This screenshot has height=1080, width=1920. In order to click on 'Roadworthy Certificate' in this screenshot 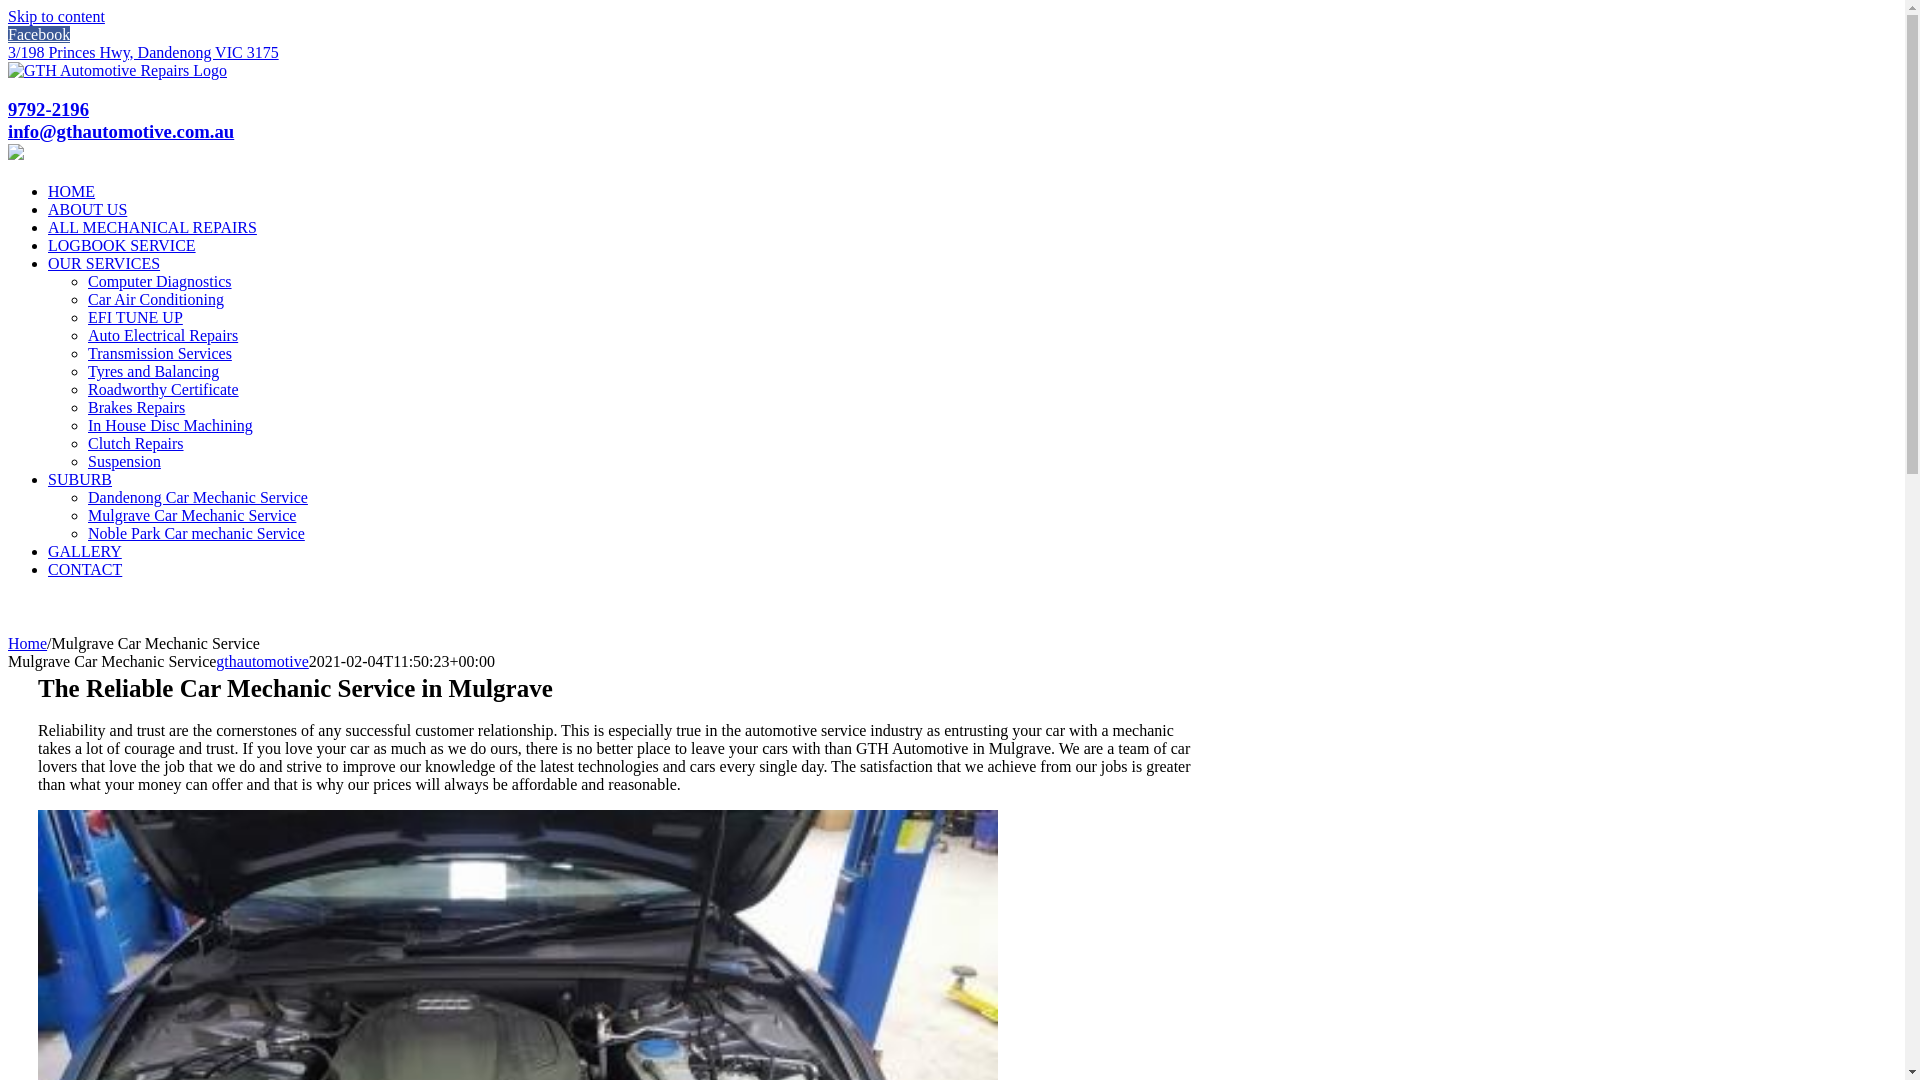, I will do `click(163, 389)`.